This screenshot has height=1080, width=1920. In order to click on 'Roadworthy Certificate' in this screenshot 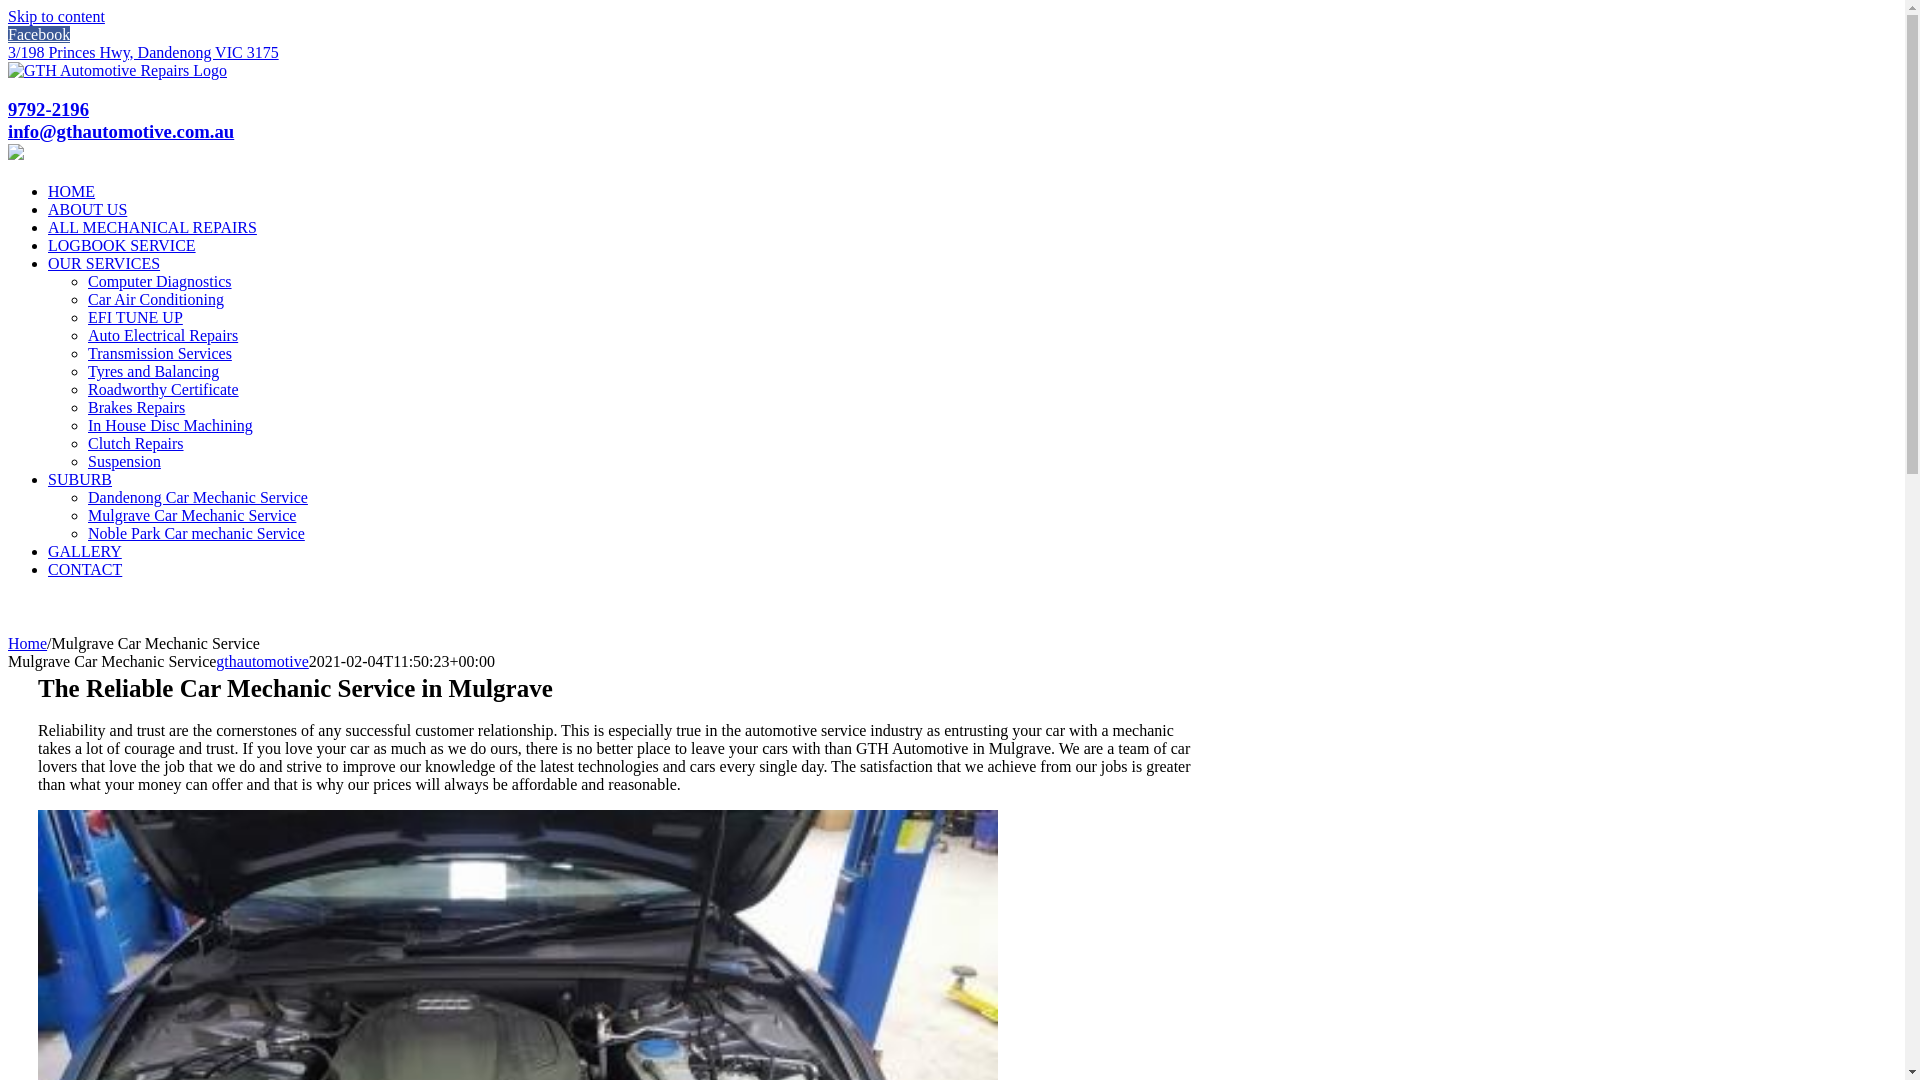, I will do `click(163, 389)`.